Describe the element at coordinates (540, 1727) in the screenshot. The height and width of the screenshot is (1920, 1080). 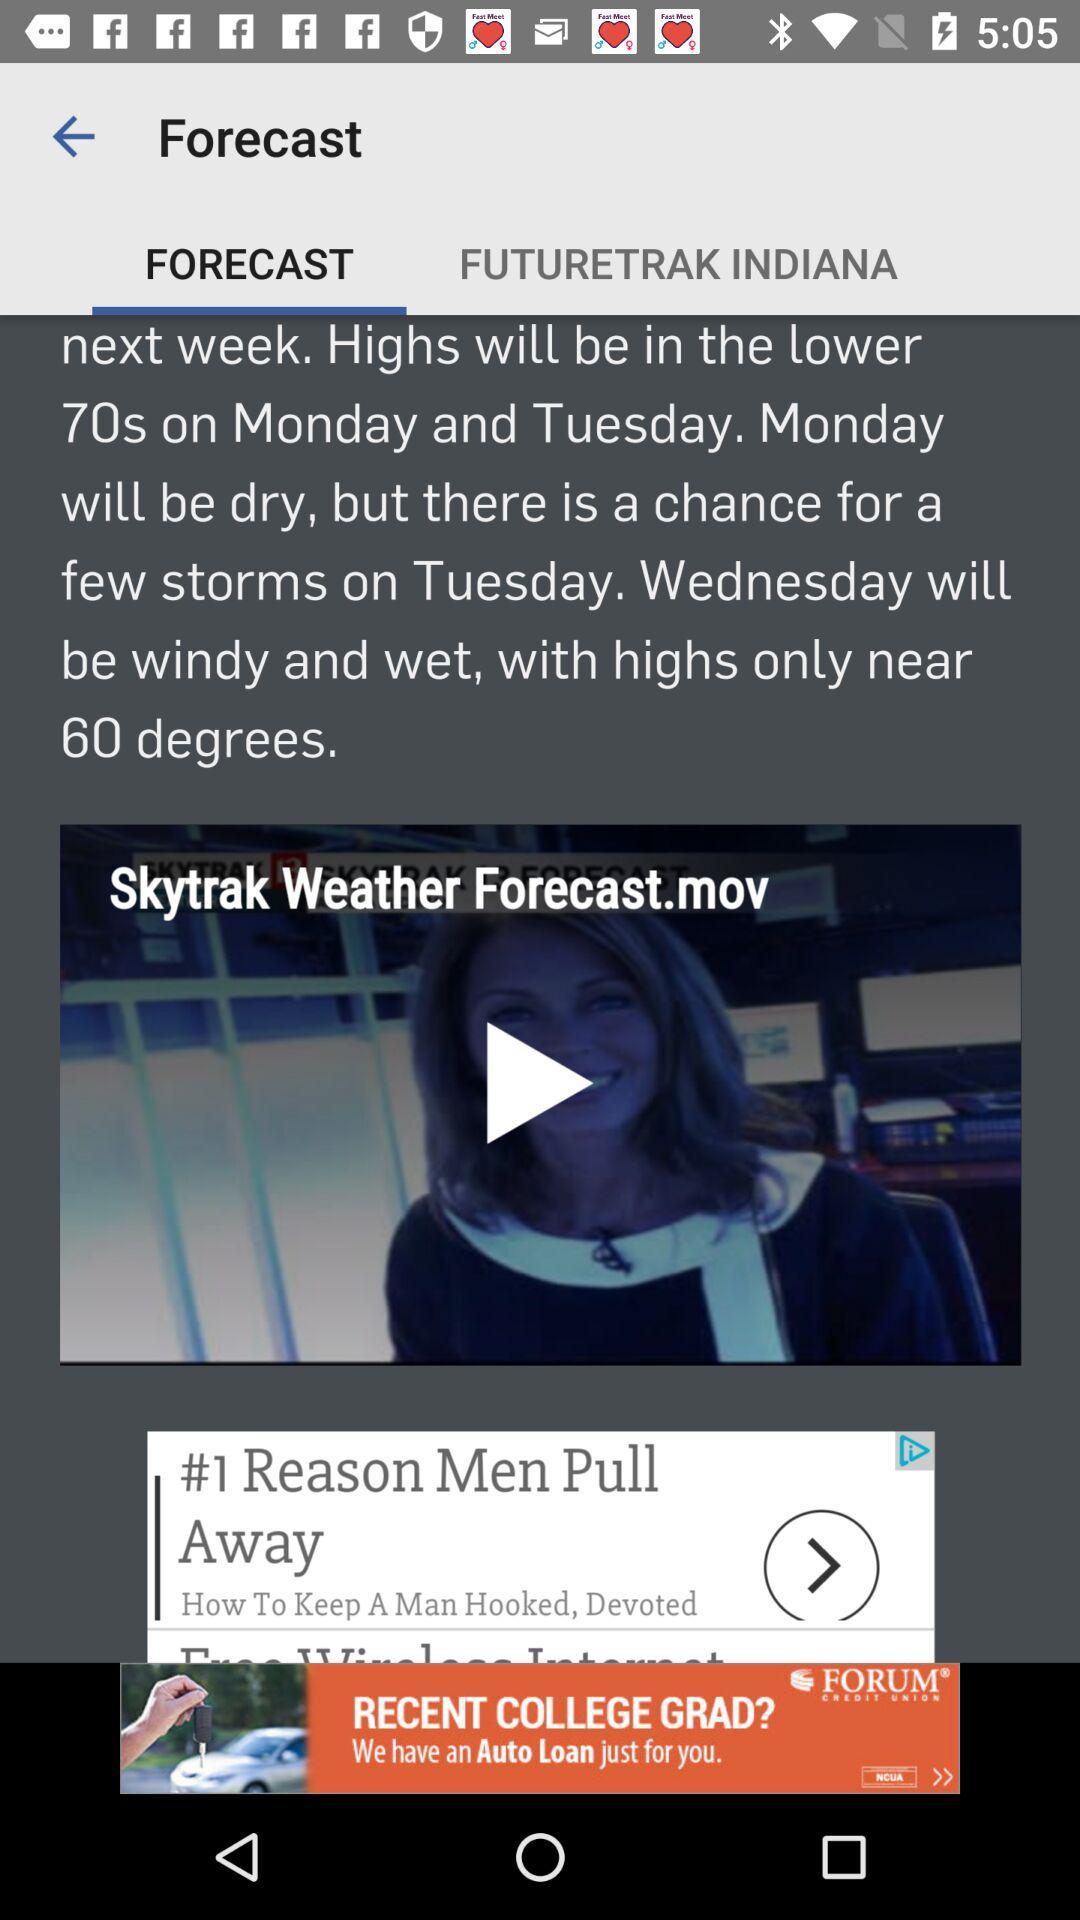
I see `advertising site` at that location.